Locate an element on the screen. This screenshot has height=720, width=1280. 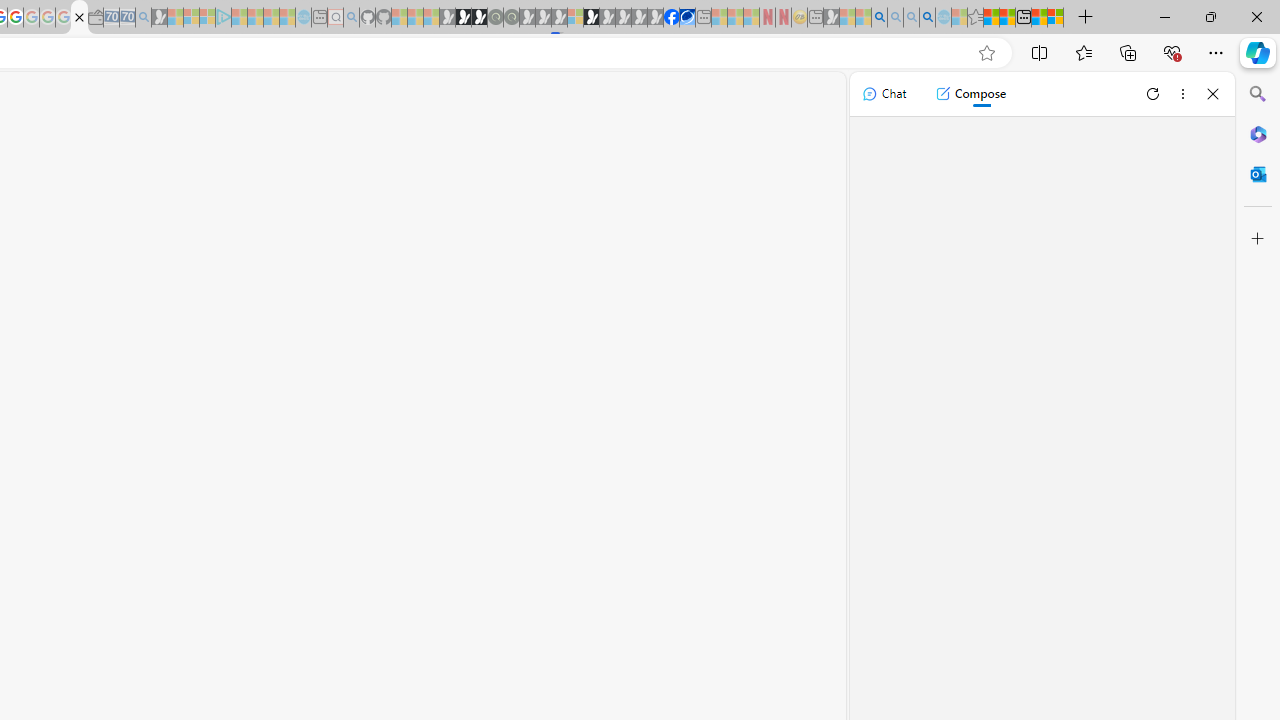
'Future Focus Report 2024 - Sleeping' is located at coordinates (511, 17).